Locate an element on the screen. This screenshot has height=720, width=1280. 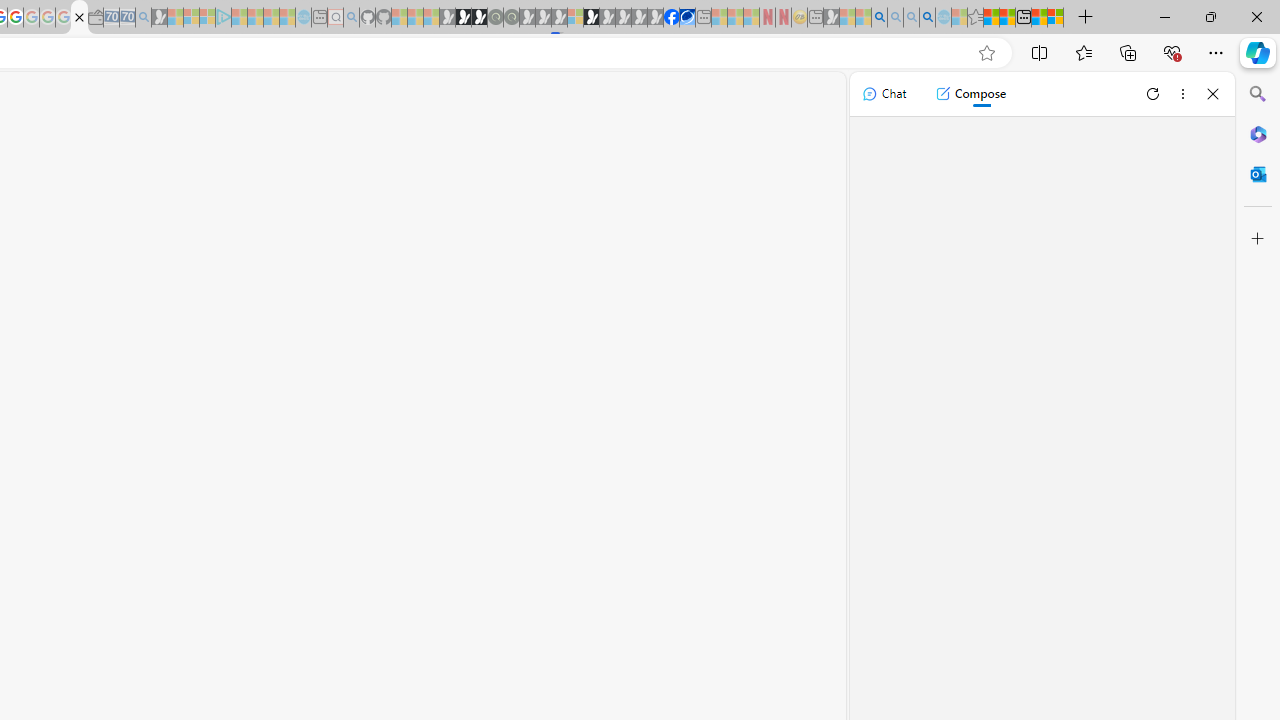
'Future Focus Report 2024 - Sleeping' is located at coordinates (511, 17).